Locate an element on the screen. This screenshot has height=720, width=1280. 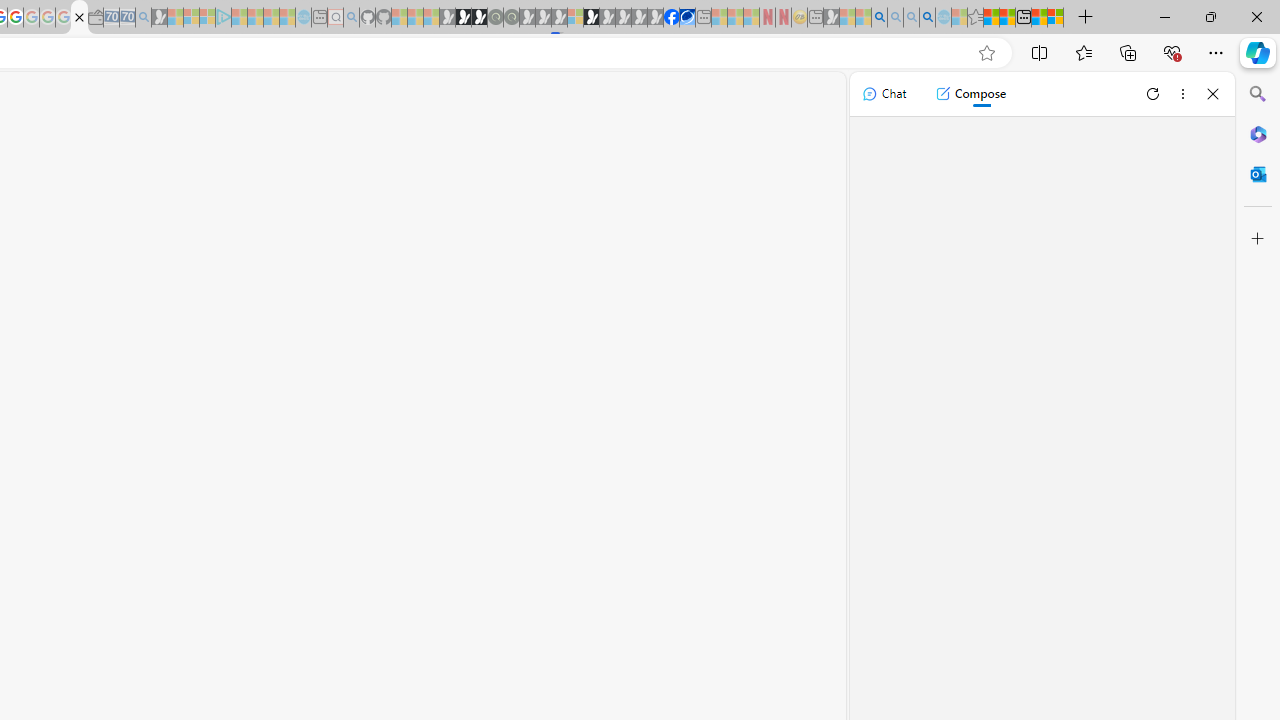
'Future Focus Report 2024 - Sleeping' is located at coordinates (511, 17).